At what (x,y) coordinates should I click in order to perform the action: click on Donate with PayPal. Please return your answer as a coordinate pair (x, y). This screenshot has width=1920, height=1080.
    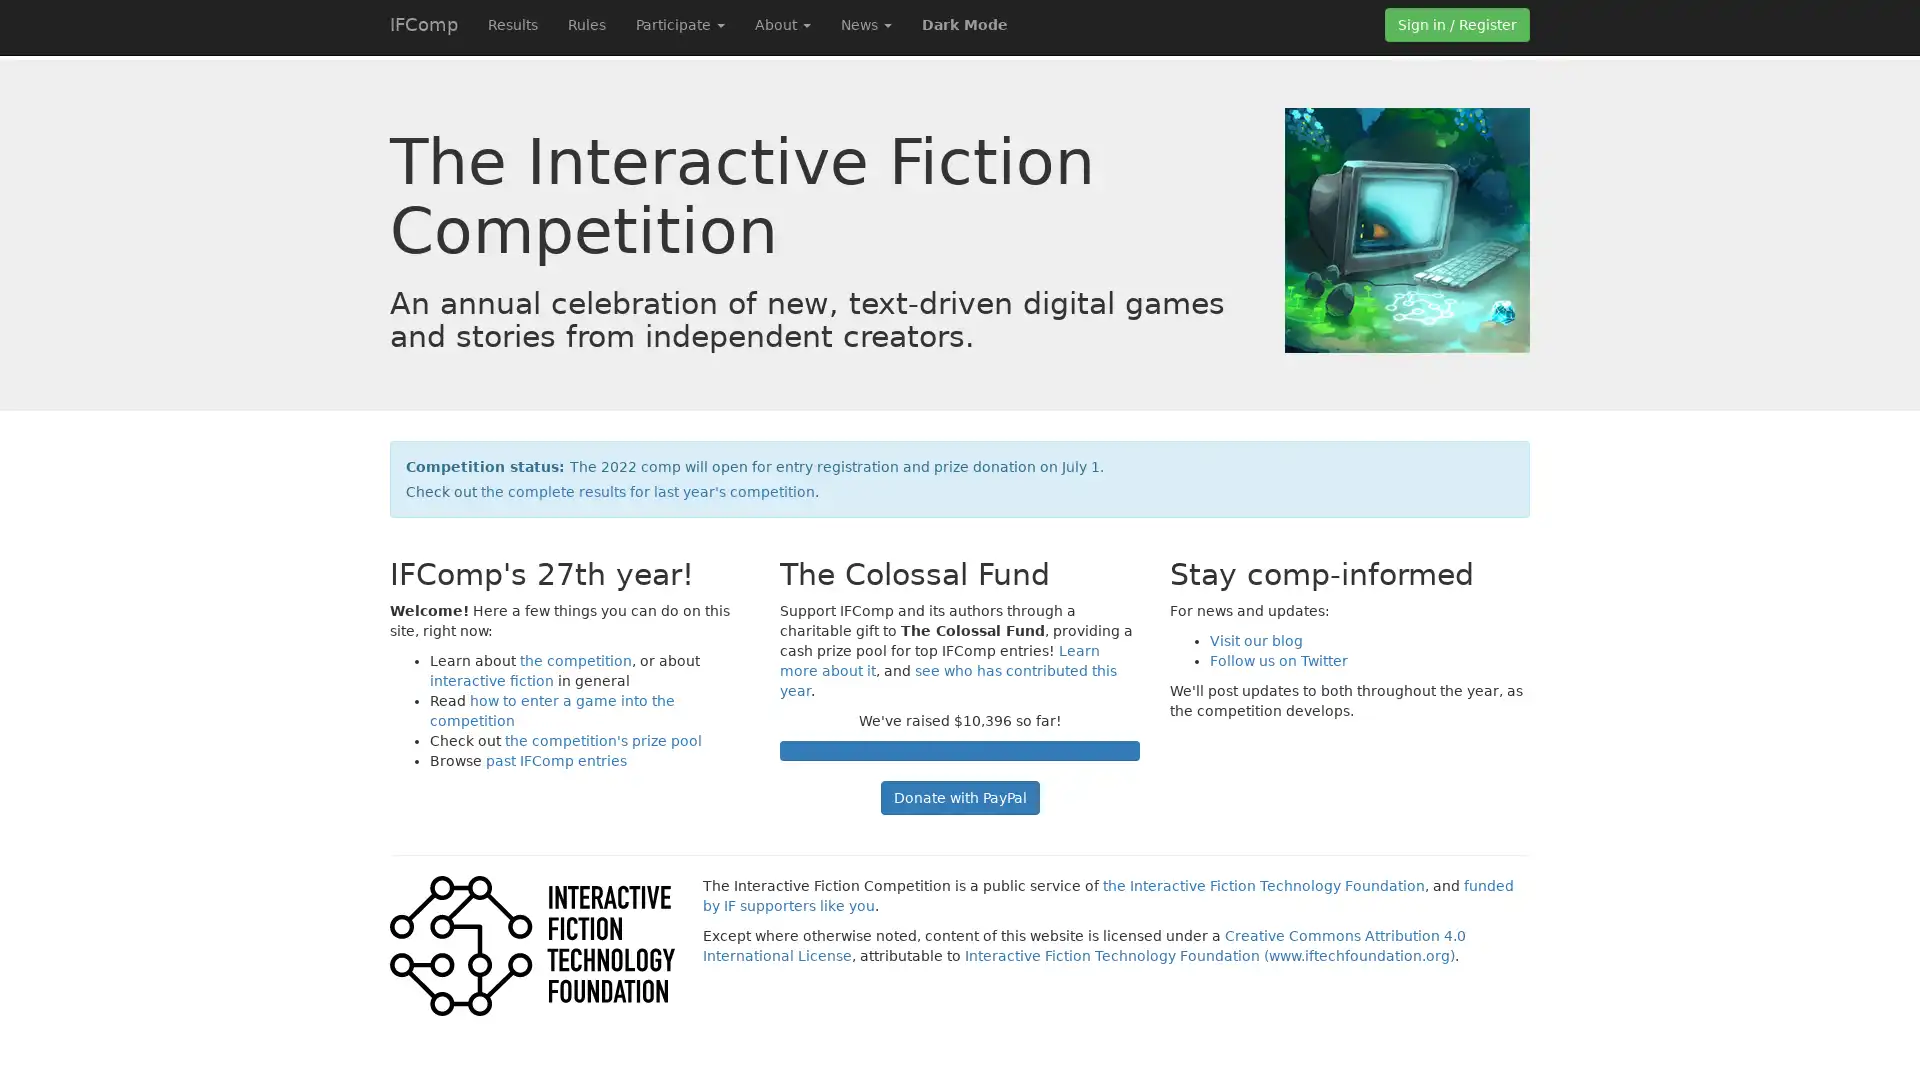
    Looking at the image, I should click on (958, 796).